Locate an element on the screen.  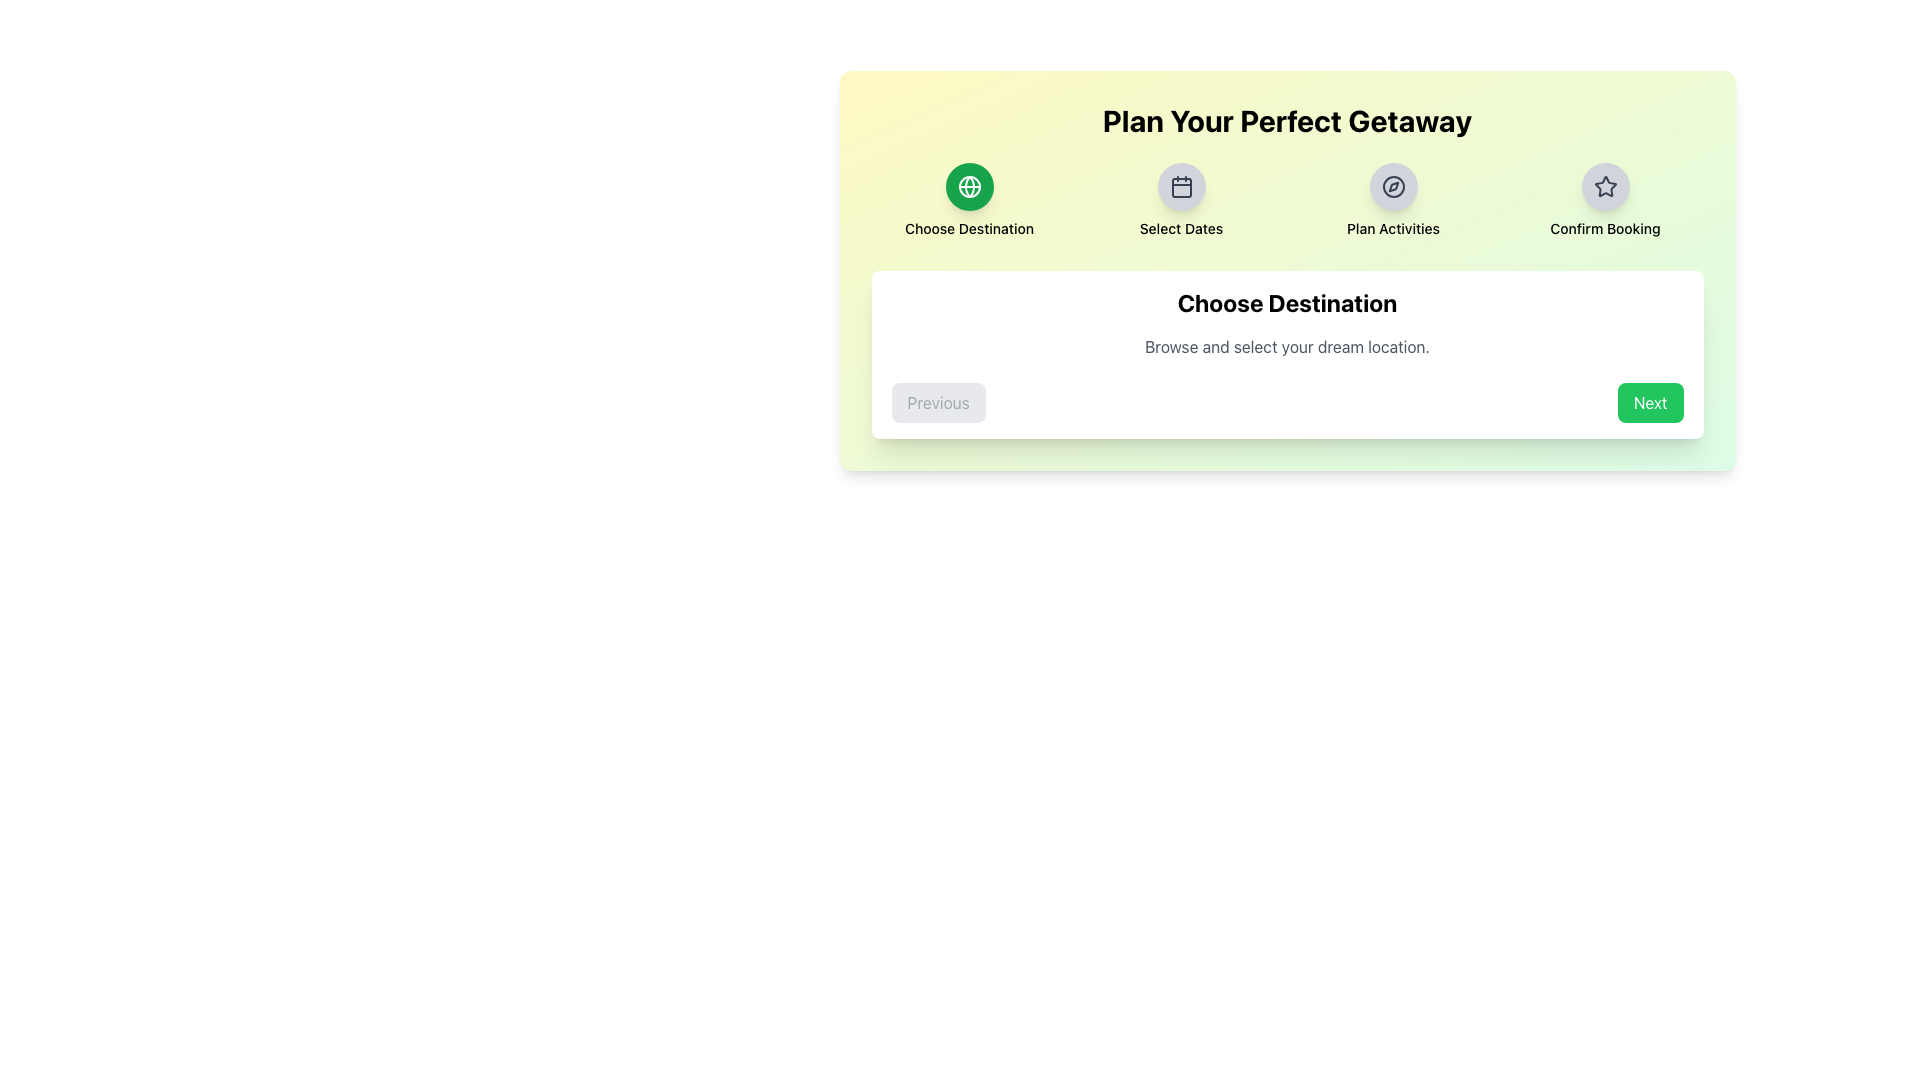
the 'Plan Activities' button, which is the third button in a horizontal group of four, located below the title 'Plan Your Perfect Getaway' is located at coordinates (1392, 186).